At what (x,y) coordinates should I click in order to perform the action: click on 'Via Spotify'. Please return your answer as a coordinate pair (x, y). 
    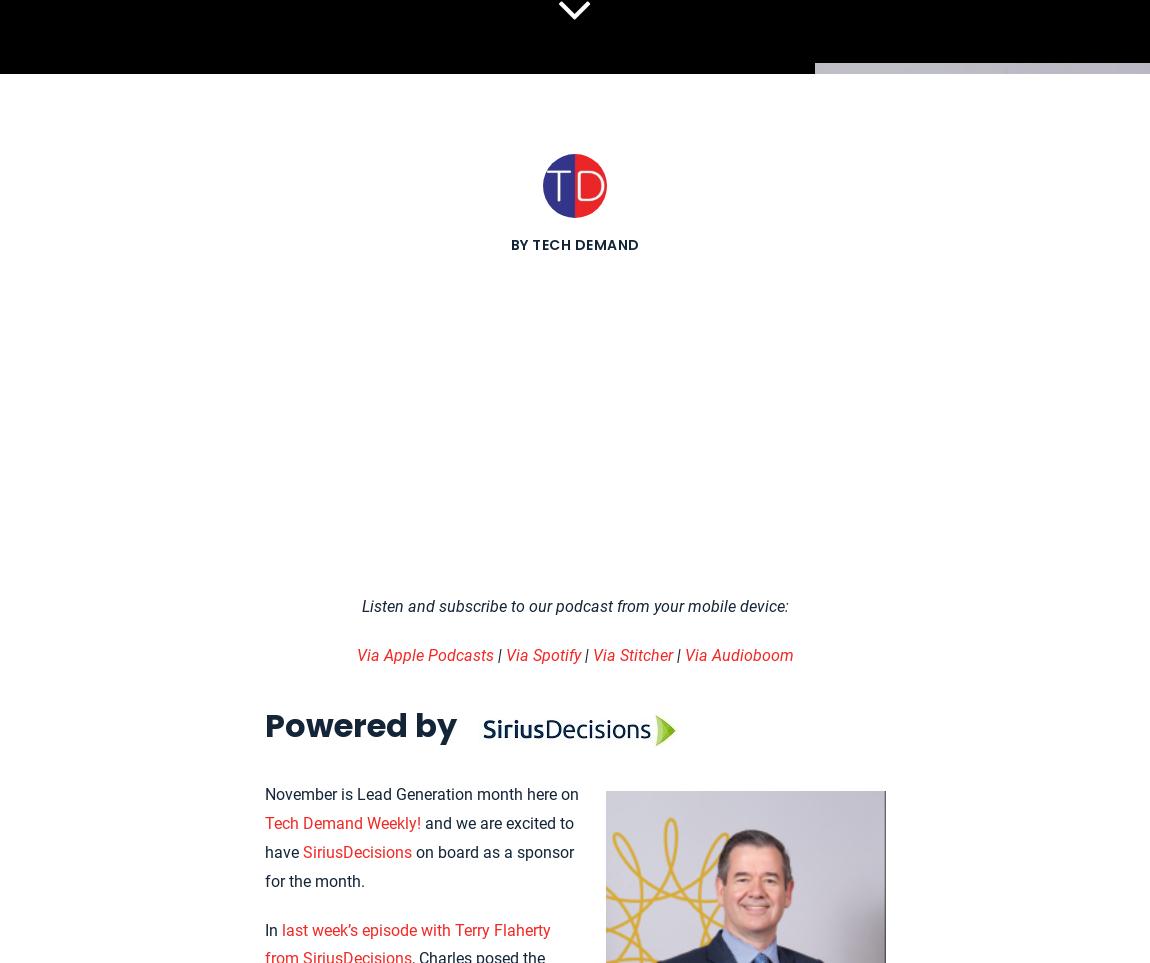
    Looking at the image, I should click on (542, 654).